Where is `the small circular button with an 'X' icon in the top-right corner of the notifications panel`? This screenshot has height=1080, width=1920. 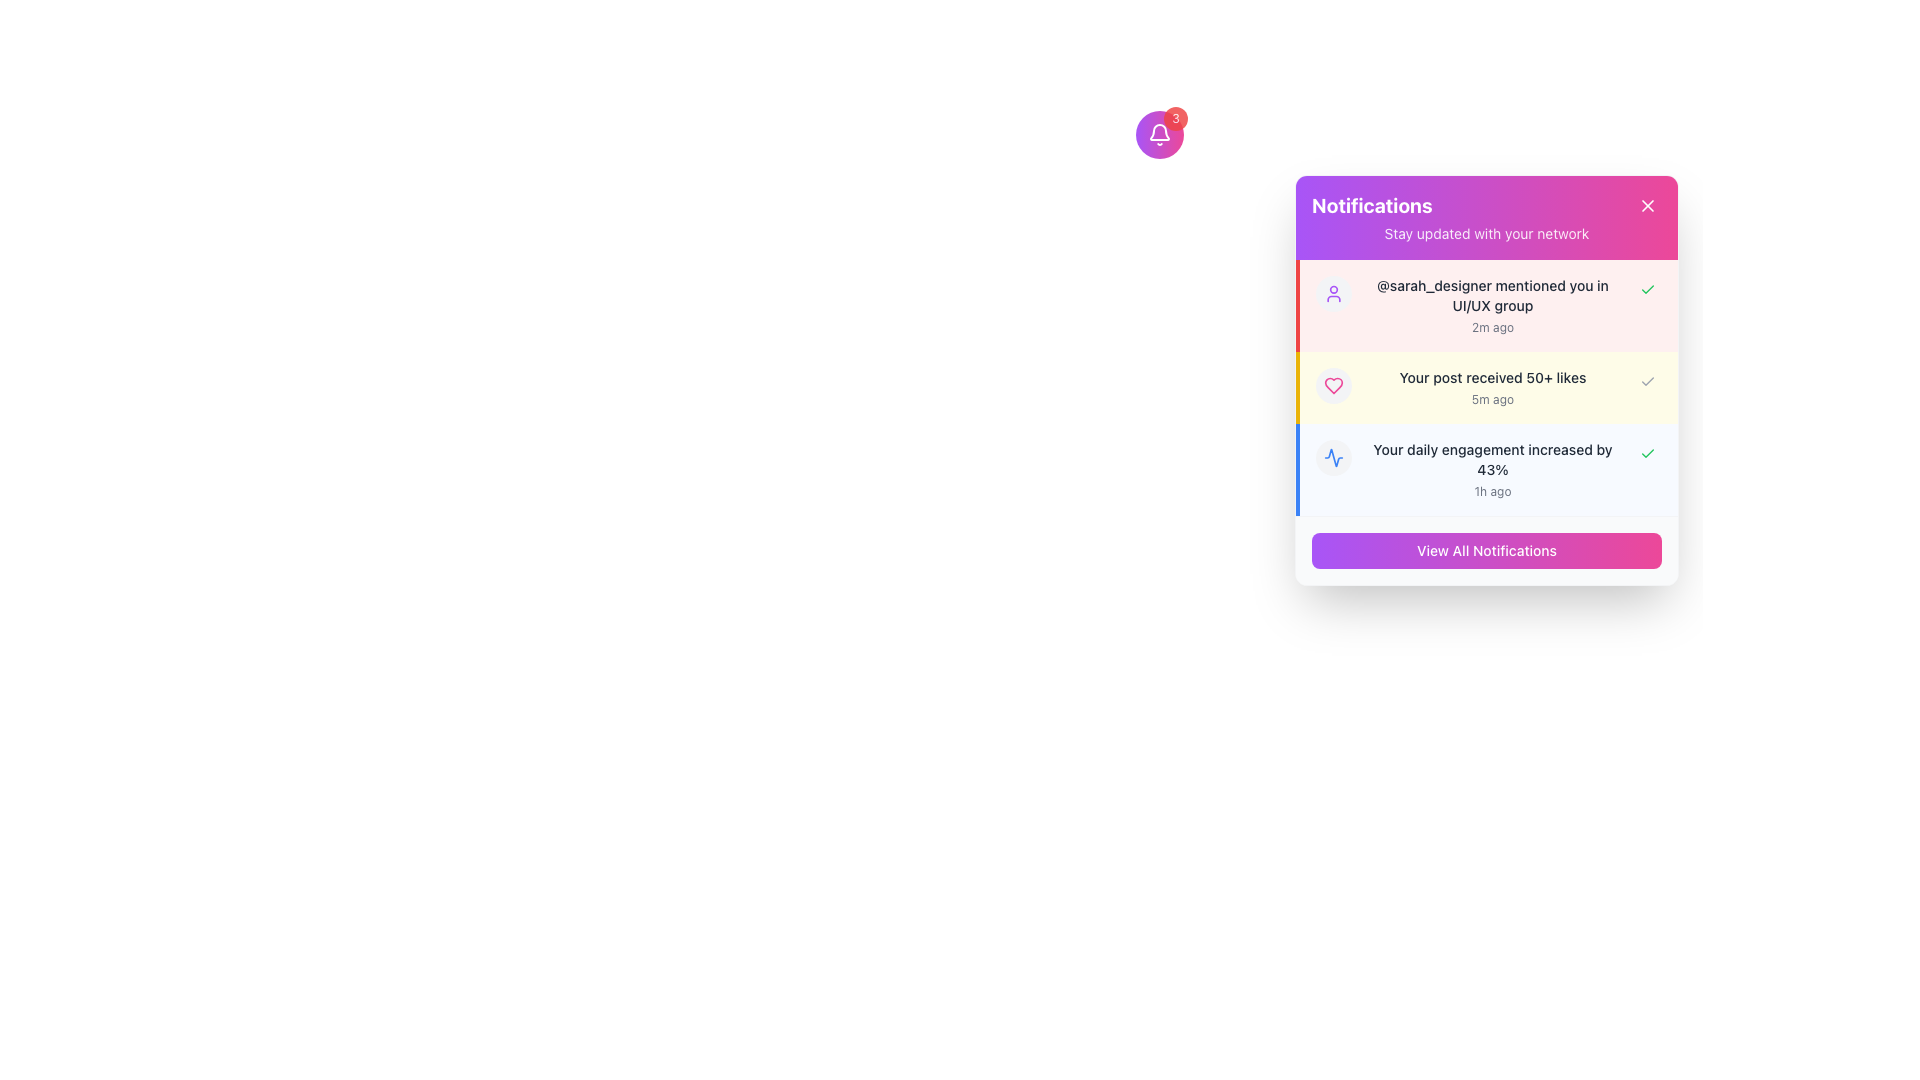
the small circular button with an 'X' icon in the top-right corner of the notifications panel is located at coordinates (1647, 205).